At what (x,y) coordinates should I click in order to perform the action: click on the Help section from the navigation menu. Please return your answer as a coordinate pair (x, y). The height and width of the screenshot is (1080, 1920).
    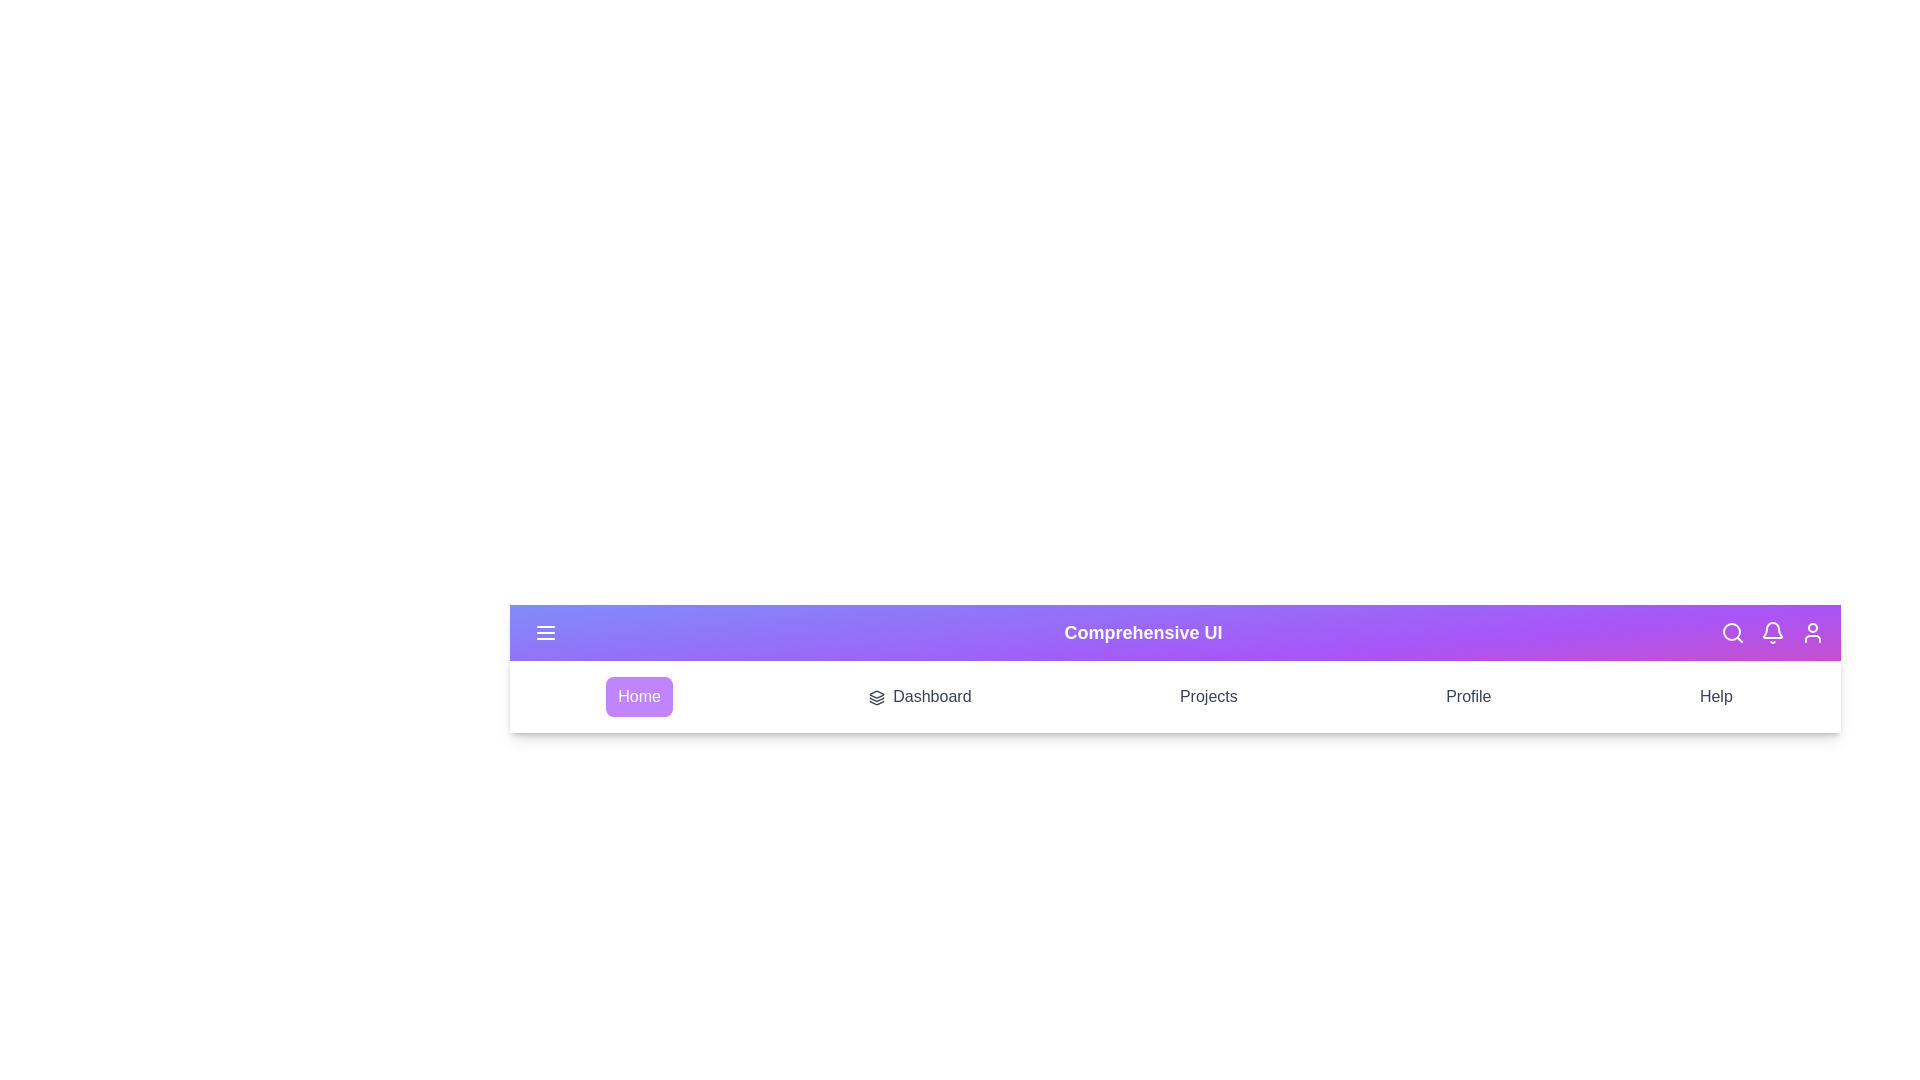
    Looking at the image, I should click on (1715, 696).